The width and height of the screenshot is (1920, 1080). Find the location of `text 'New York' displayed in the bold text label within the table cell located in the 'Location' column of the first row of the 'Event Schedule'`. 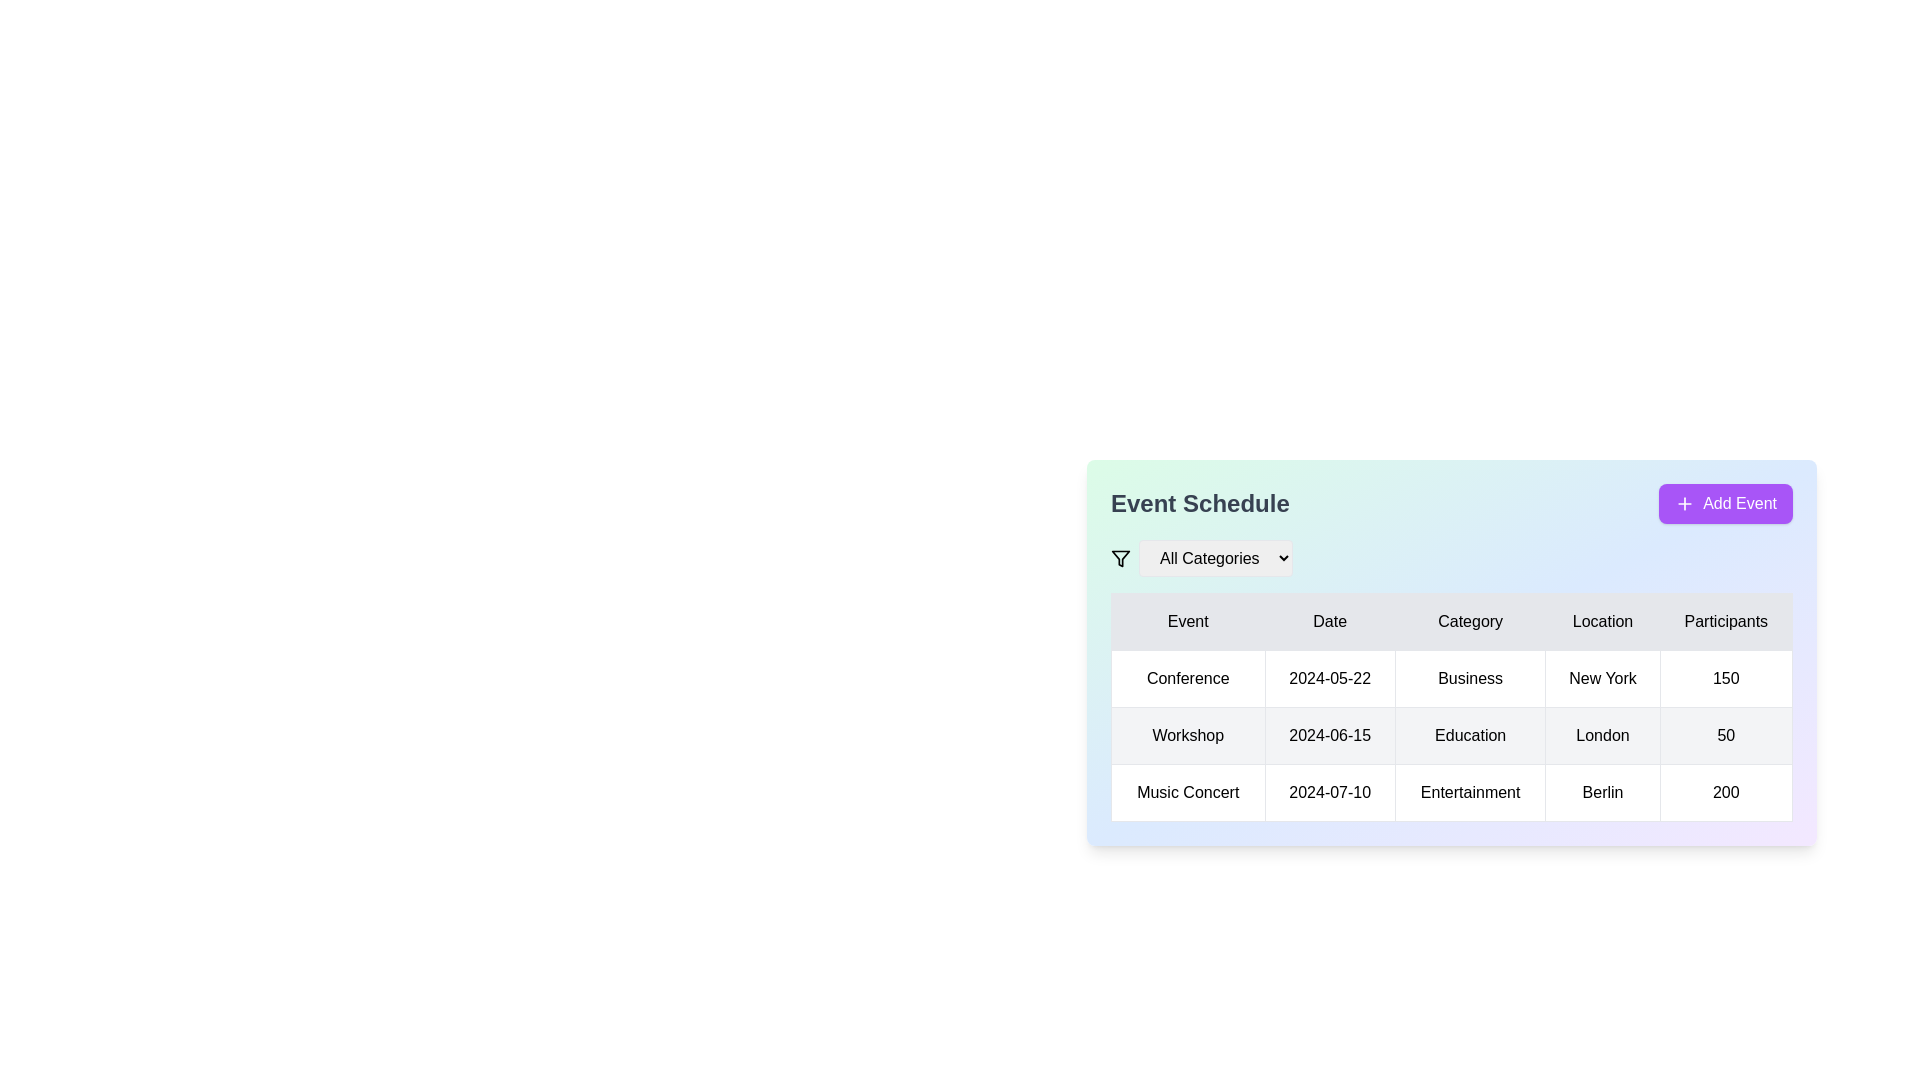

text 'New York' displayed in the bold text label within the table cell located in the 'Location' column of the first row of the 'Event Schedule' is located at coordinates (1603, 677).